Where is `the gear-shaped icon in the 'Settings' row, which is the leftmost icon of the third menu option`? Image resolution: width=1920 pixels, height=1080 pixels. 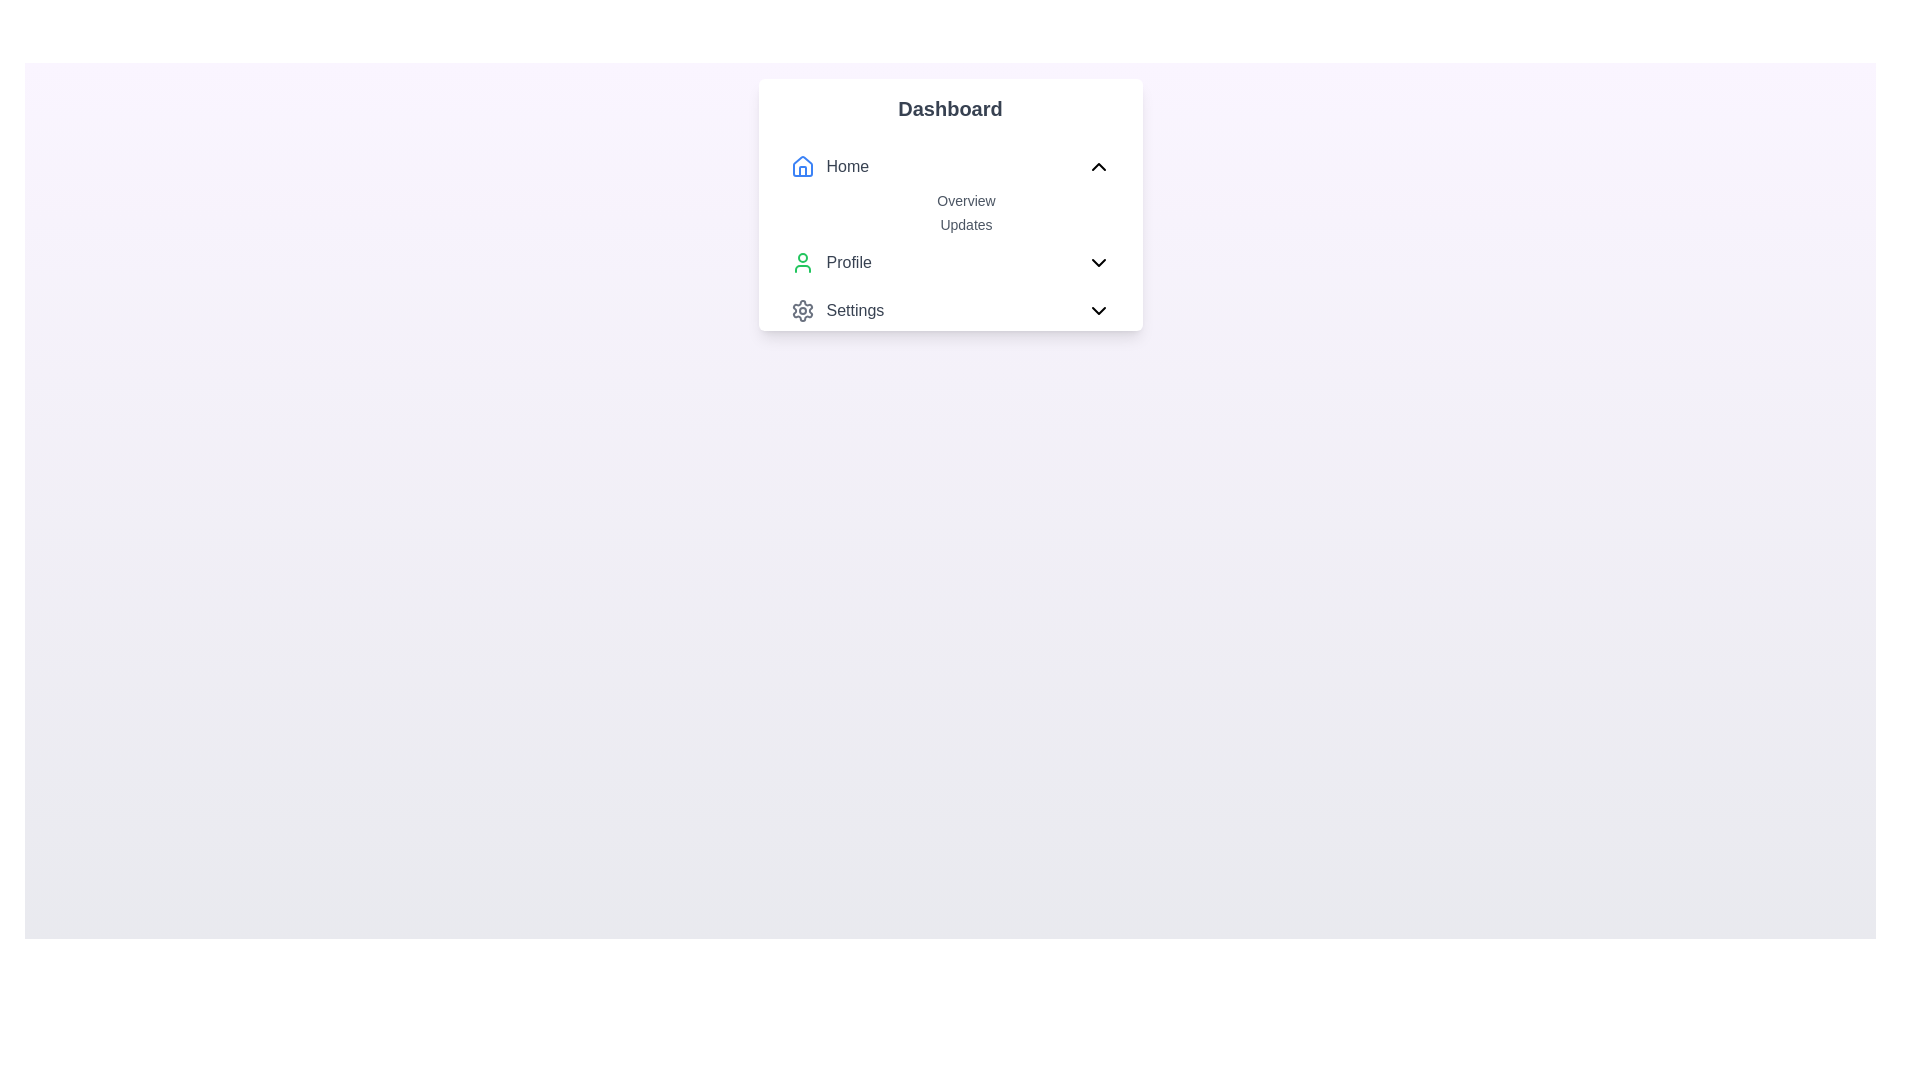 the gear-shaped icon in the 'Settings' row, which is the leftmost icon of the third menu option is located at coordinates (802, 311).